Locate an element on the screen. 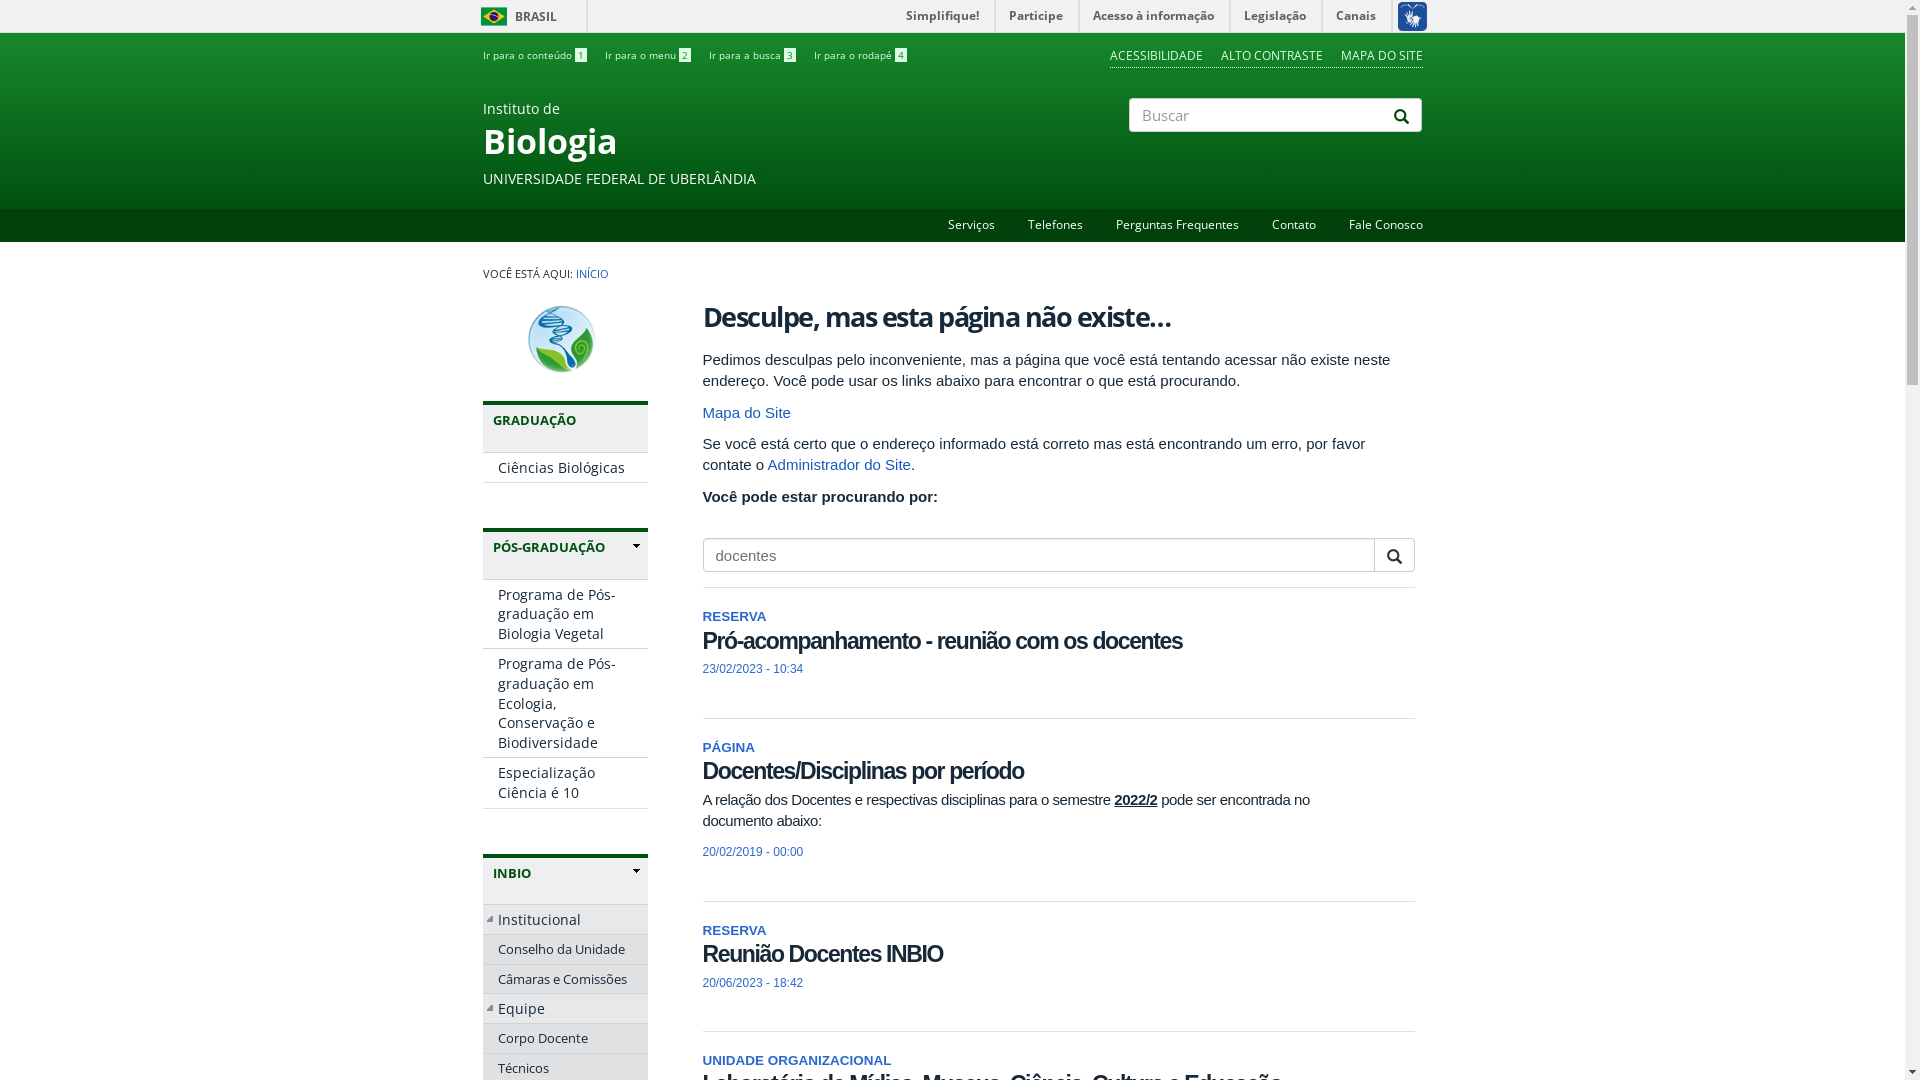 This screenshot has width=1920, height=1080. 'Administrador do Site' is located at coordinates (839, 464).